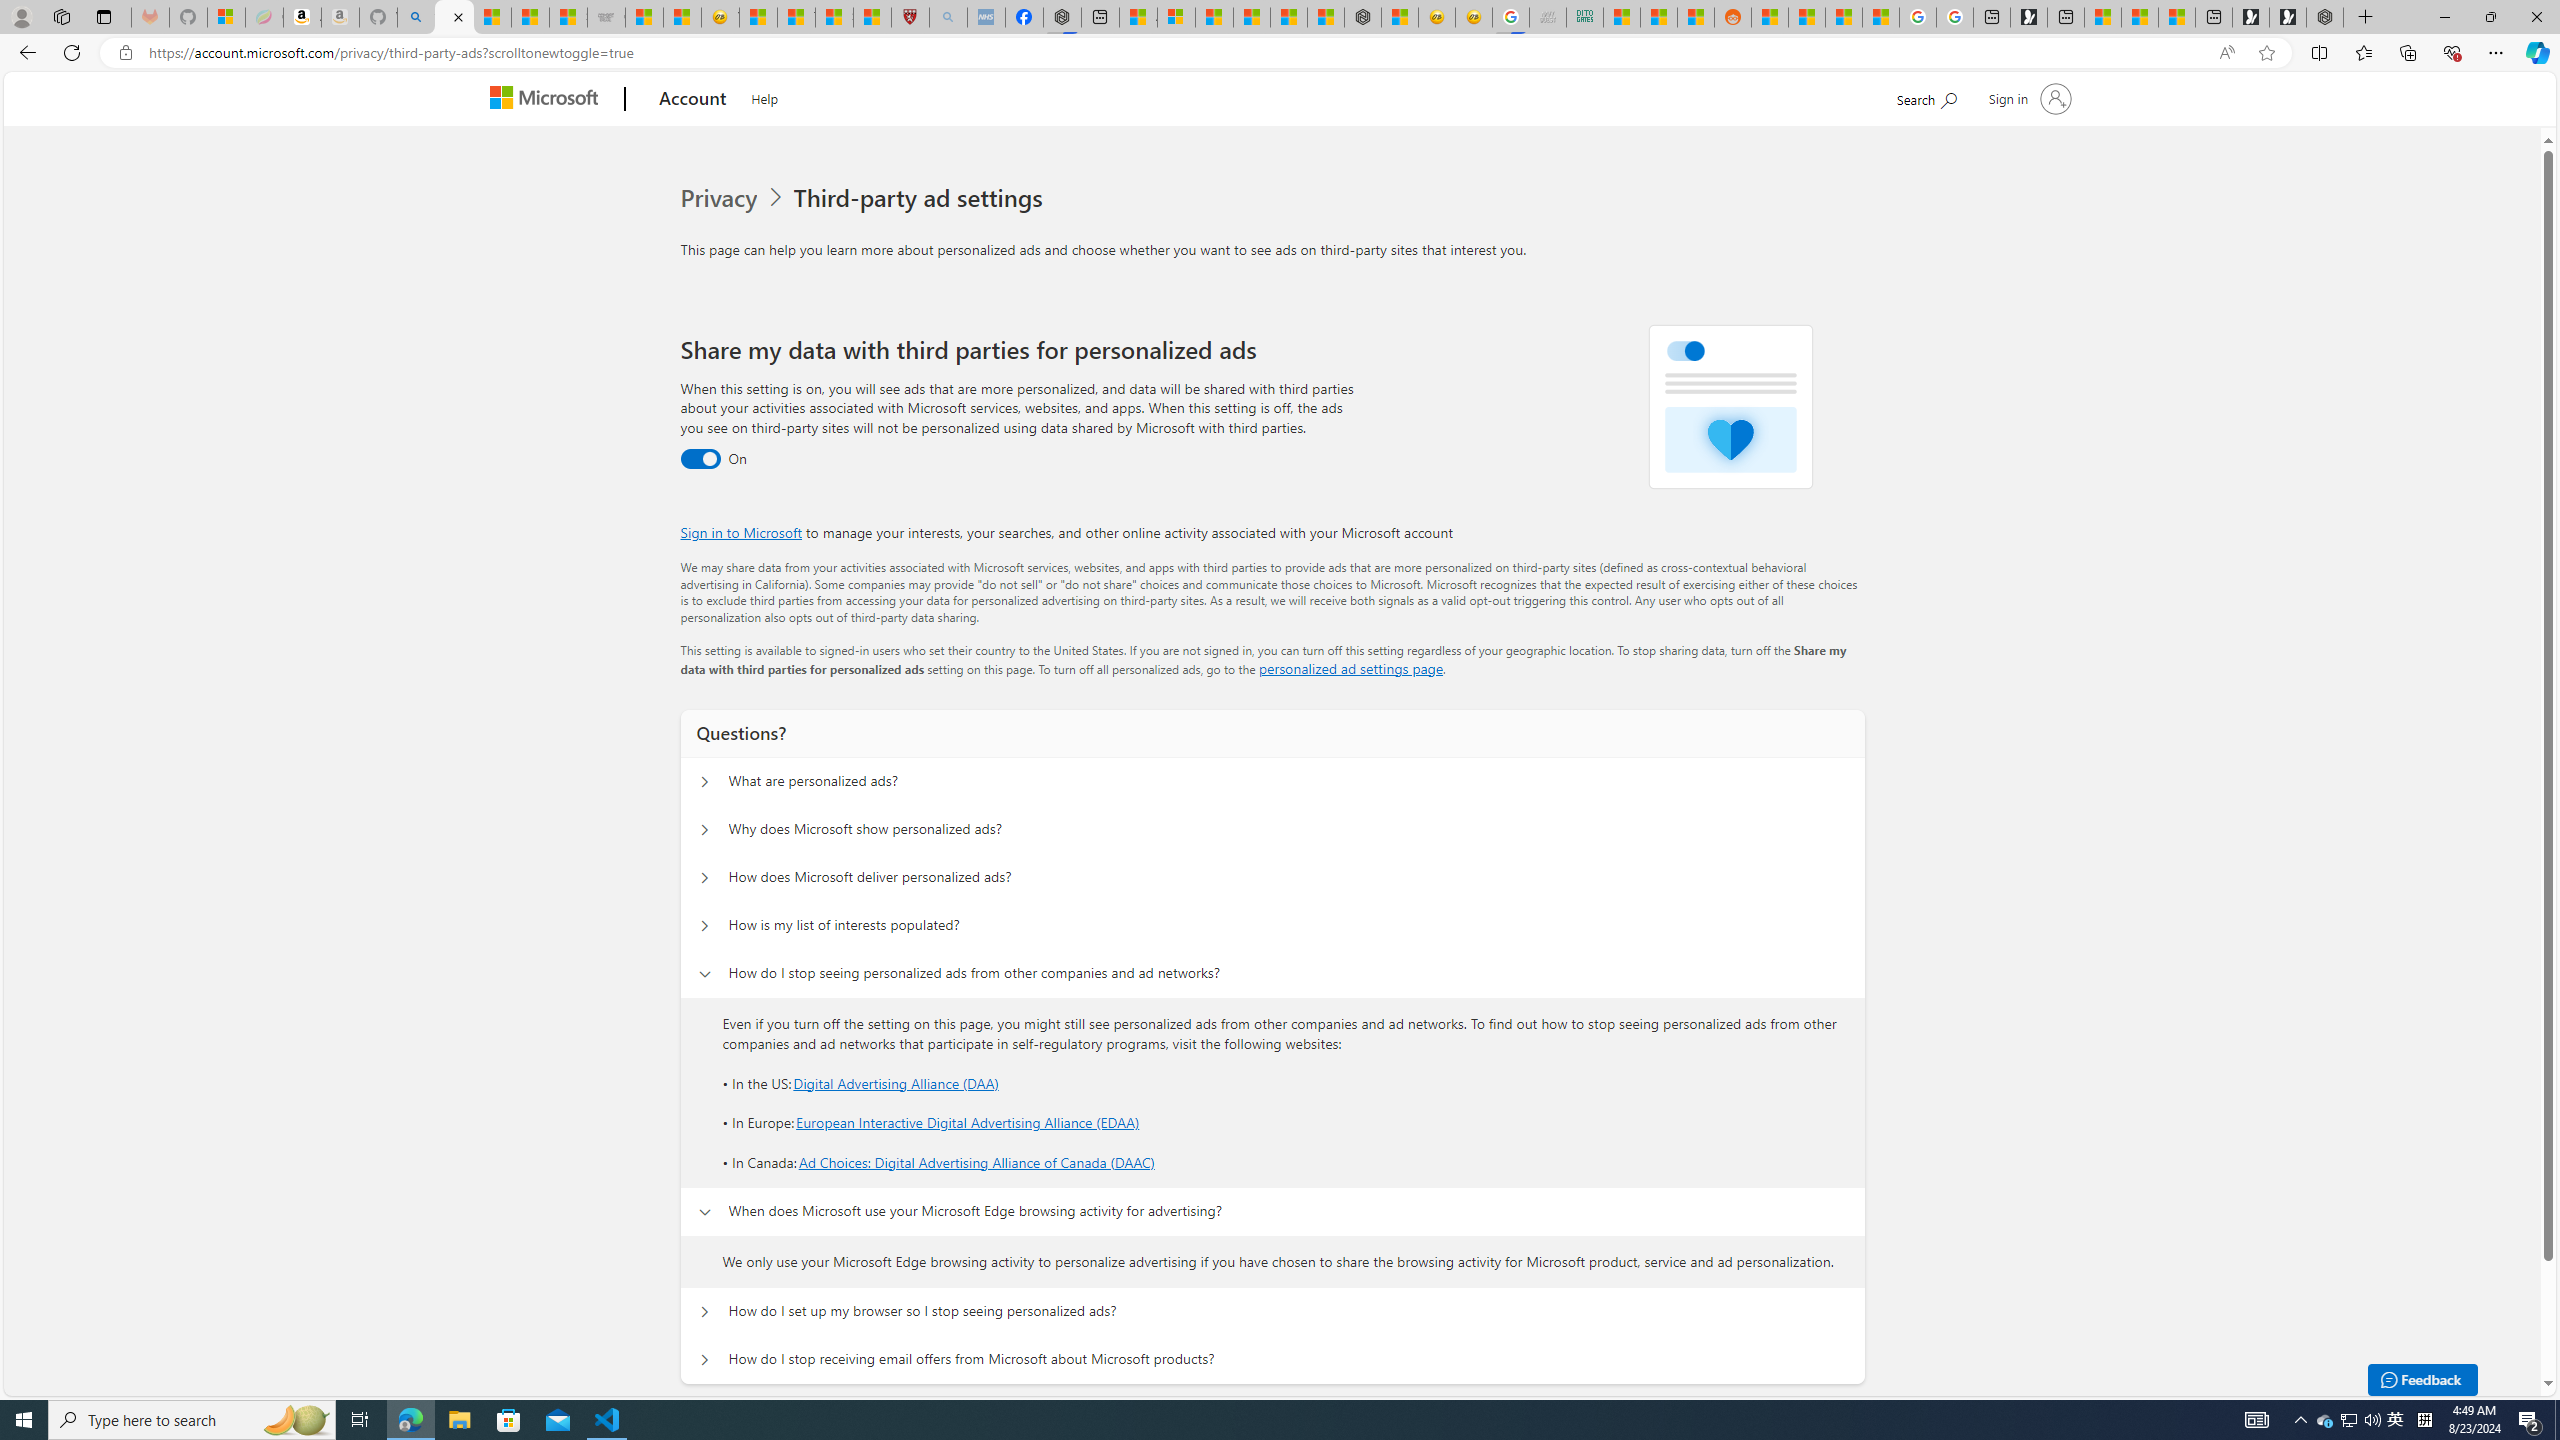 The image size is (2560, 1440). What do you see at coordinates (705, 924) in the screenshot?
I see `'Questions? How is my list of interests populated?'` at bounding box center [705, 924].